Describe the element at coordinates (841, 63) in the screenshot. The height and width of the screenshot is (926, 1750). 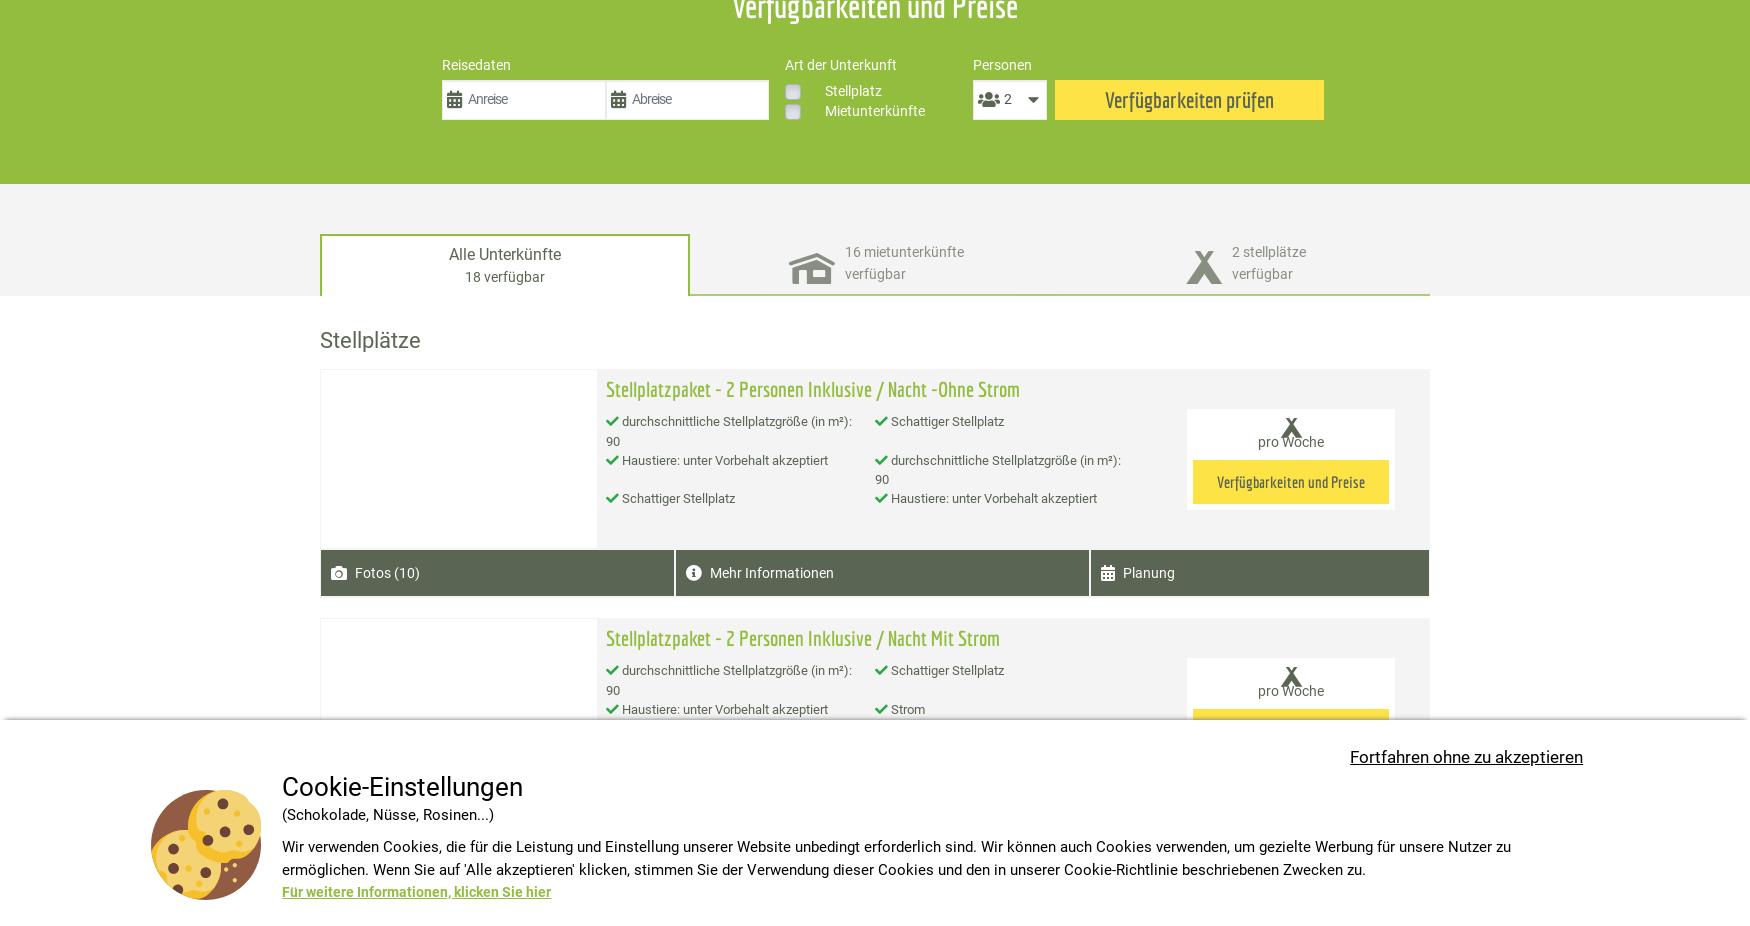
I see `'Art der Unterkunft'` at that location.